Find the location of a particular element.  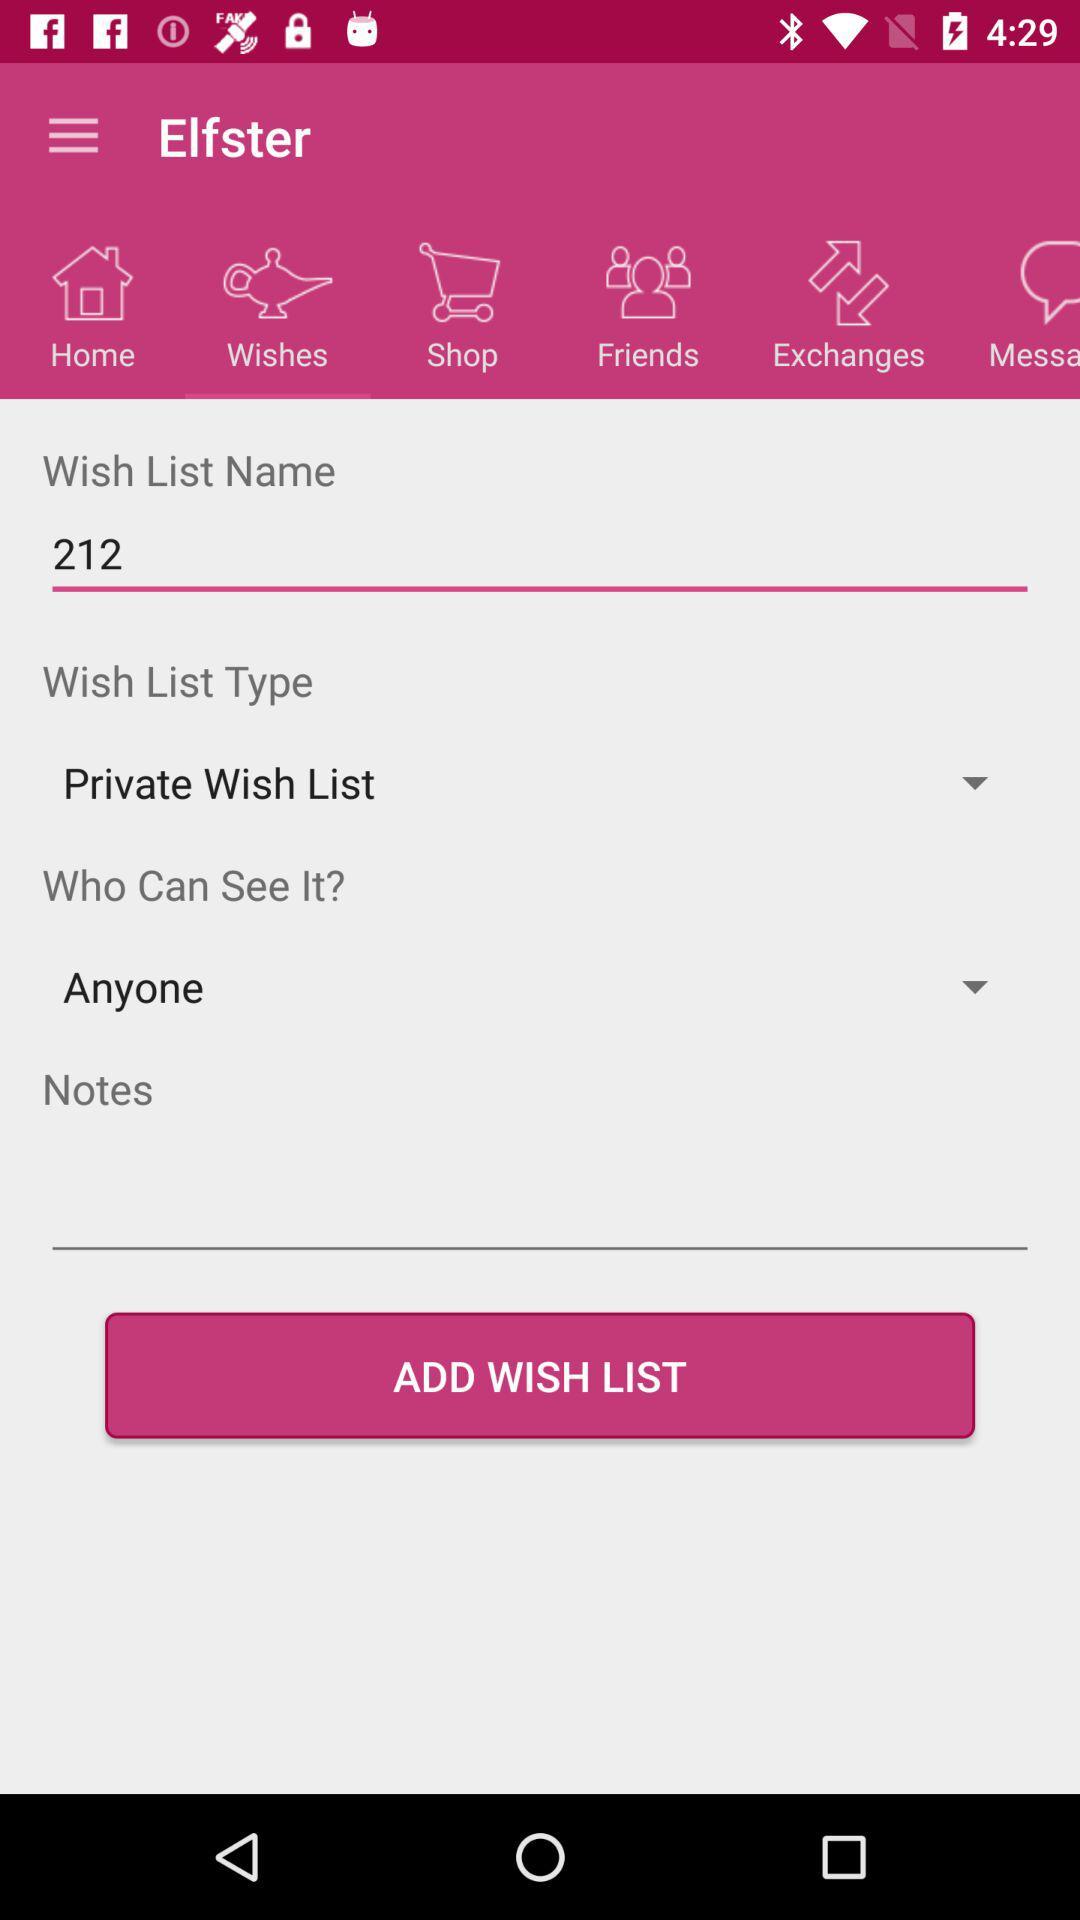

the item next to the elfster app is located at coordinates (72, 135).